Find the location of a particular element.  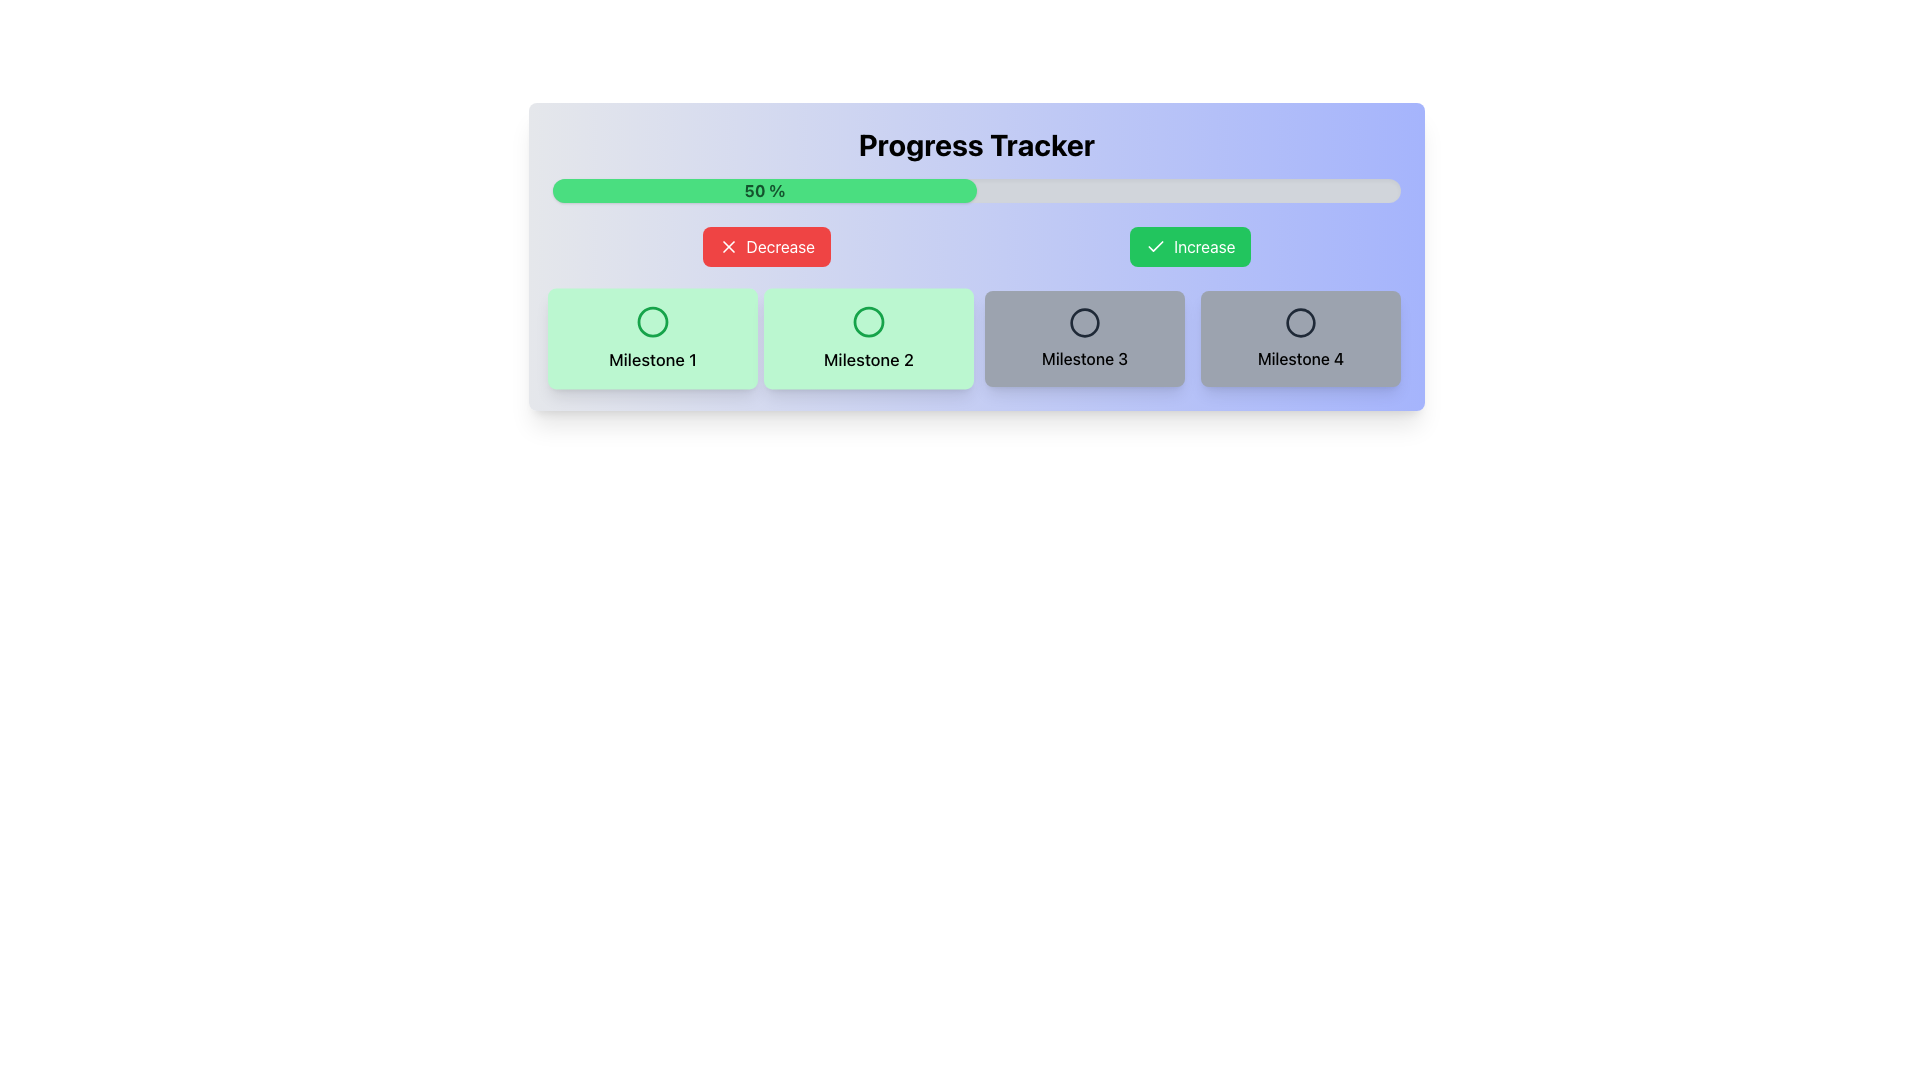

the confirmation icon located inside the 'Increase' button, which is positioned on the right side of the top button group in the interface is located at coordinates (1156, 245).